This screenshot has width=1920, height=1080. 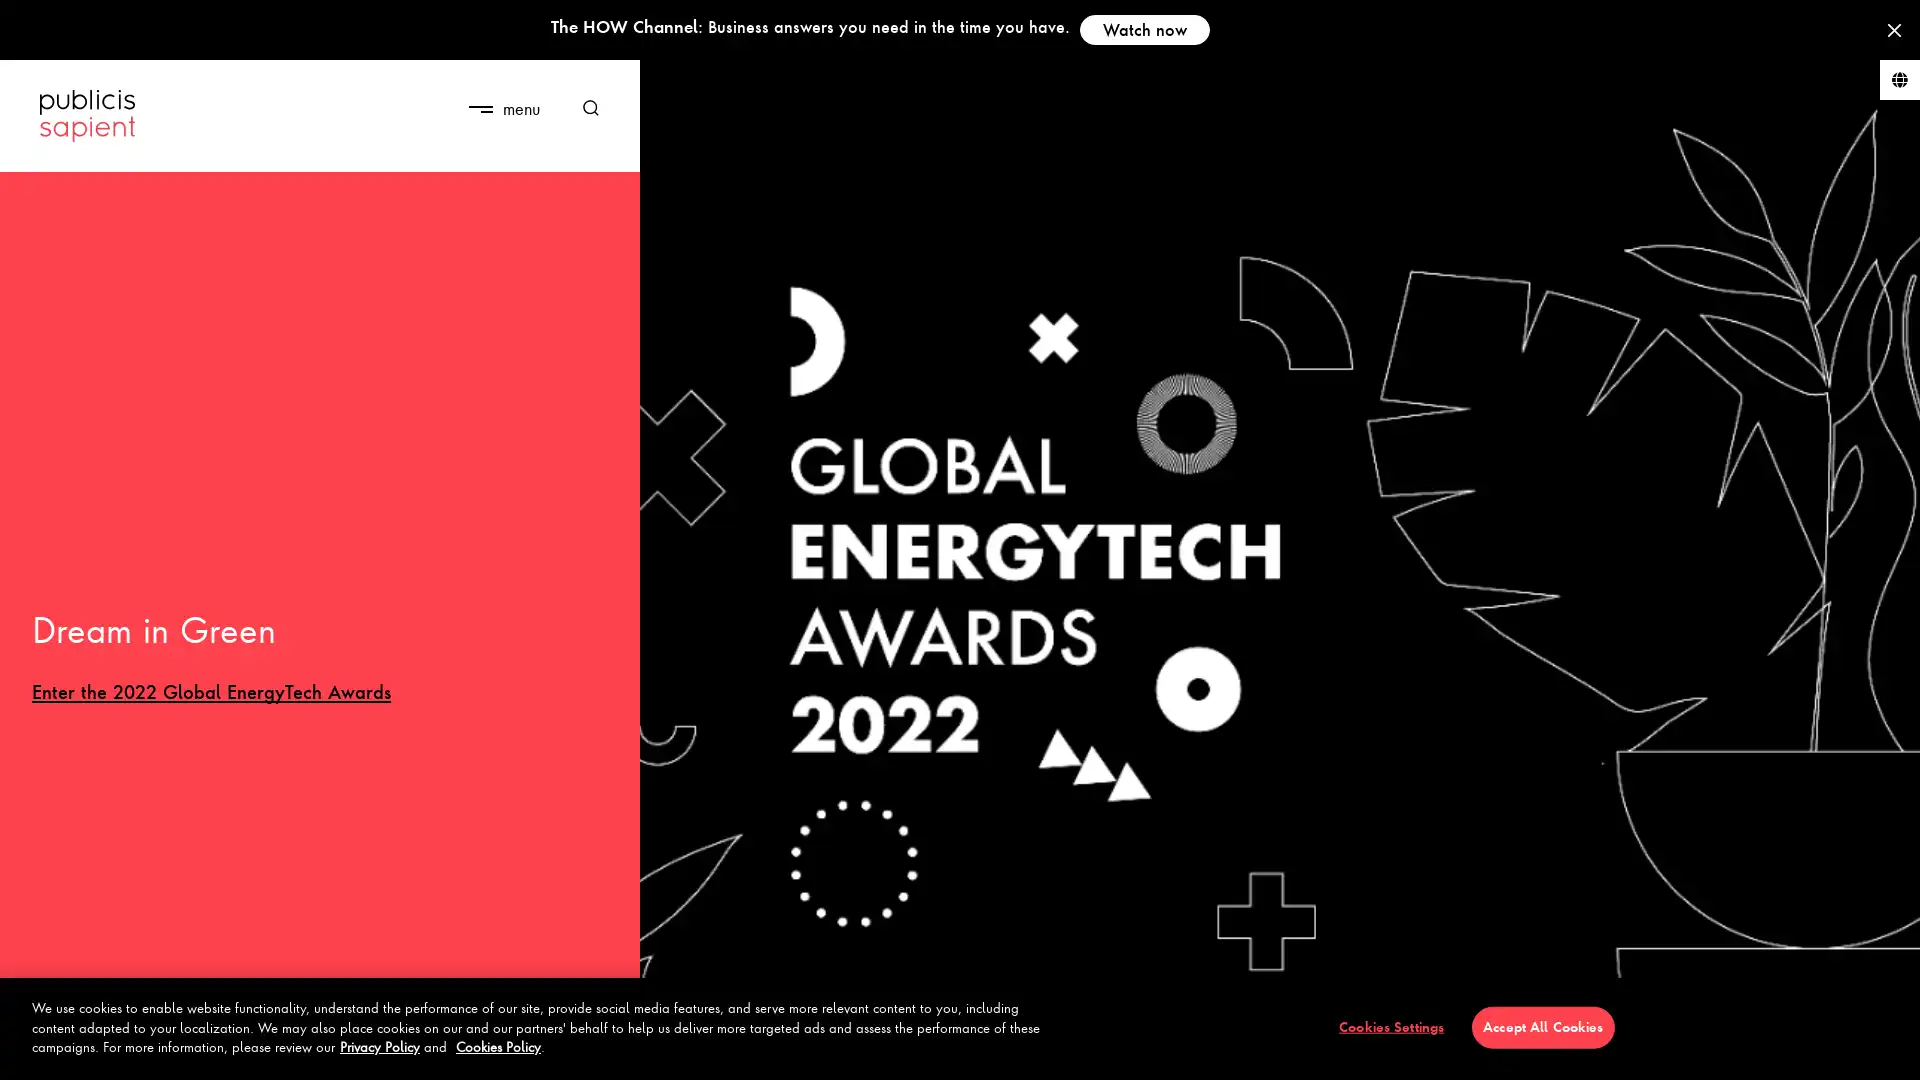 What do you see at coordinates (38, 1052) in the screenshot?
I see `Display Slide 0` at bounding box center [38, 1052].